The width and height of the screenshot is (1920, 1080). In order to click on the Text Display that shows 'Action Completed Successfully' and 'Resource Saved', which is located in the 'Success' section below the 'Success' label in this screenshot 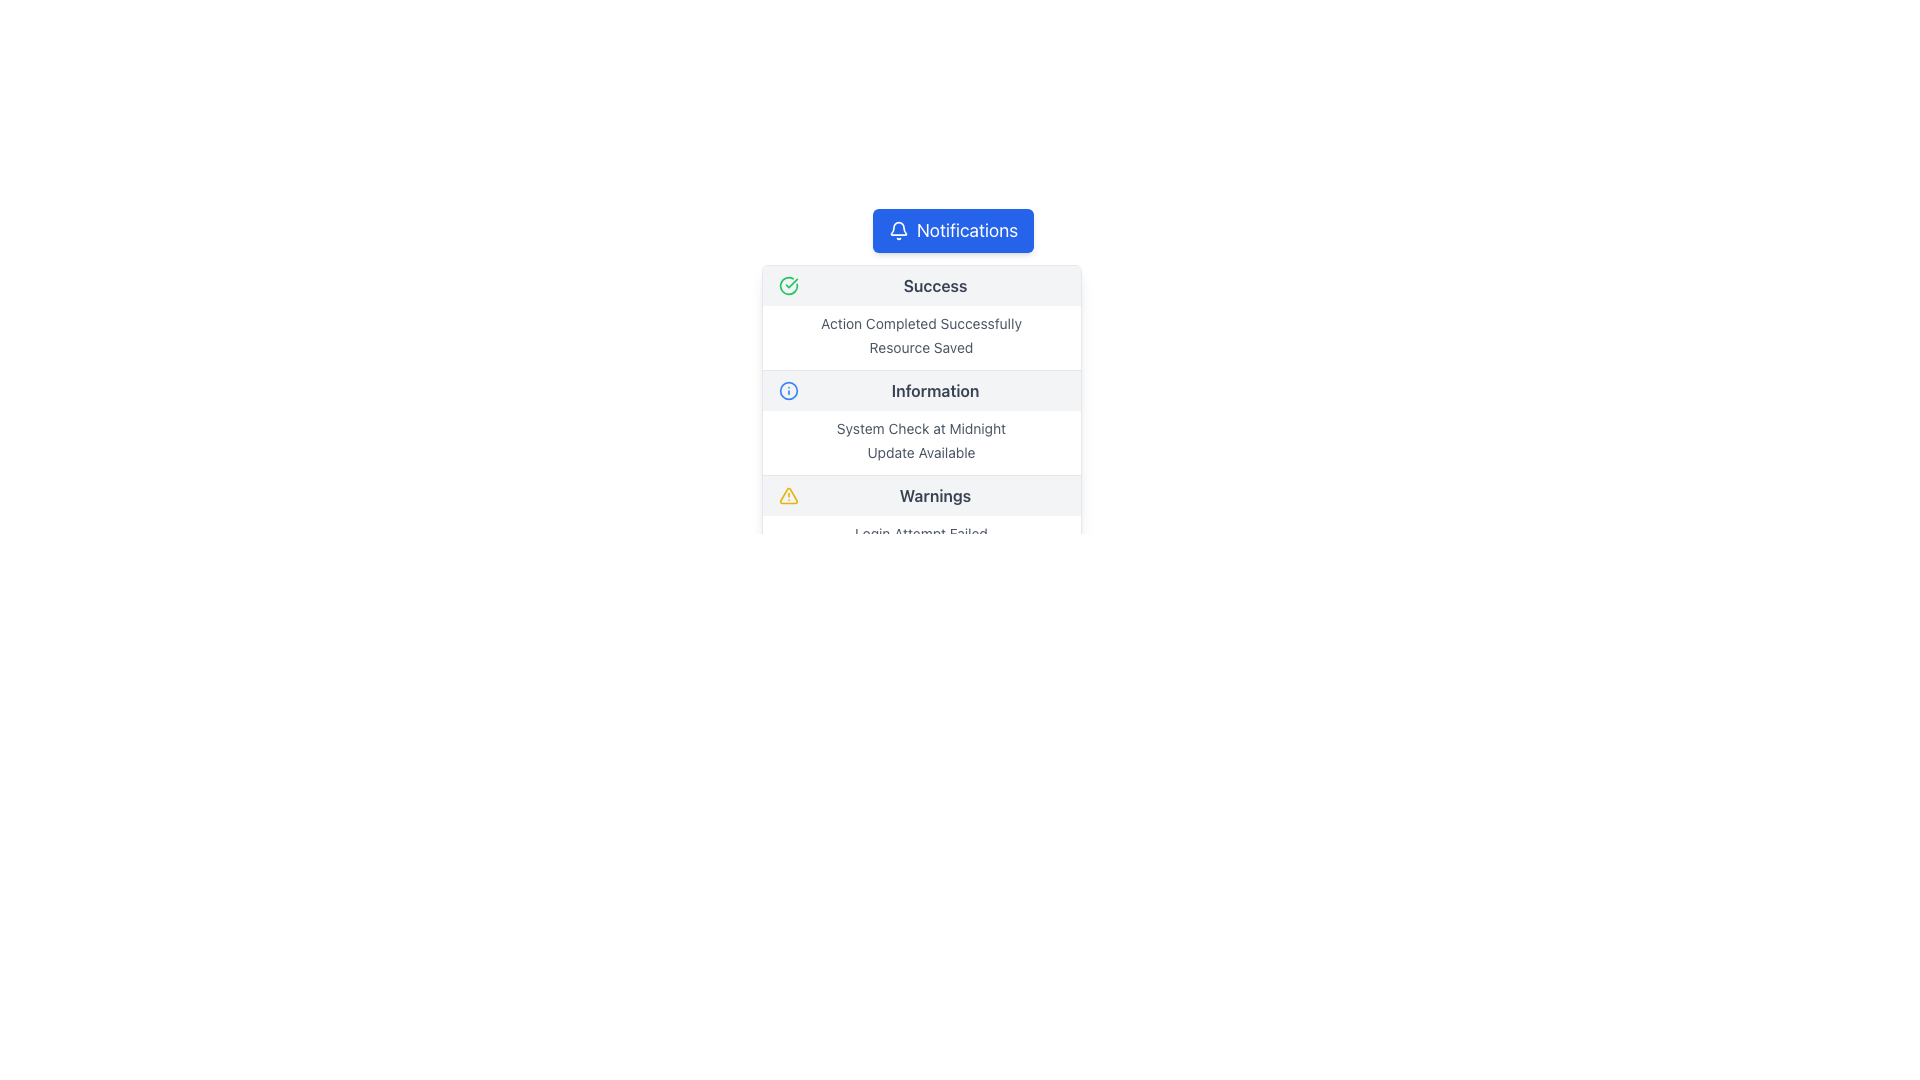, I will do `click(920, 337)`.